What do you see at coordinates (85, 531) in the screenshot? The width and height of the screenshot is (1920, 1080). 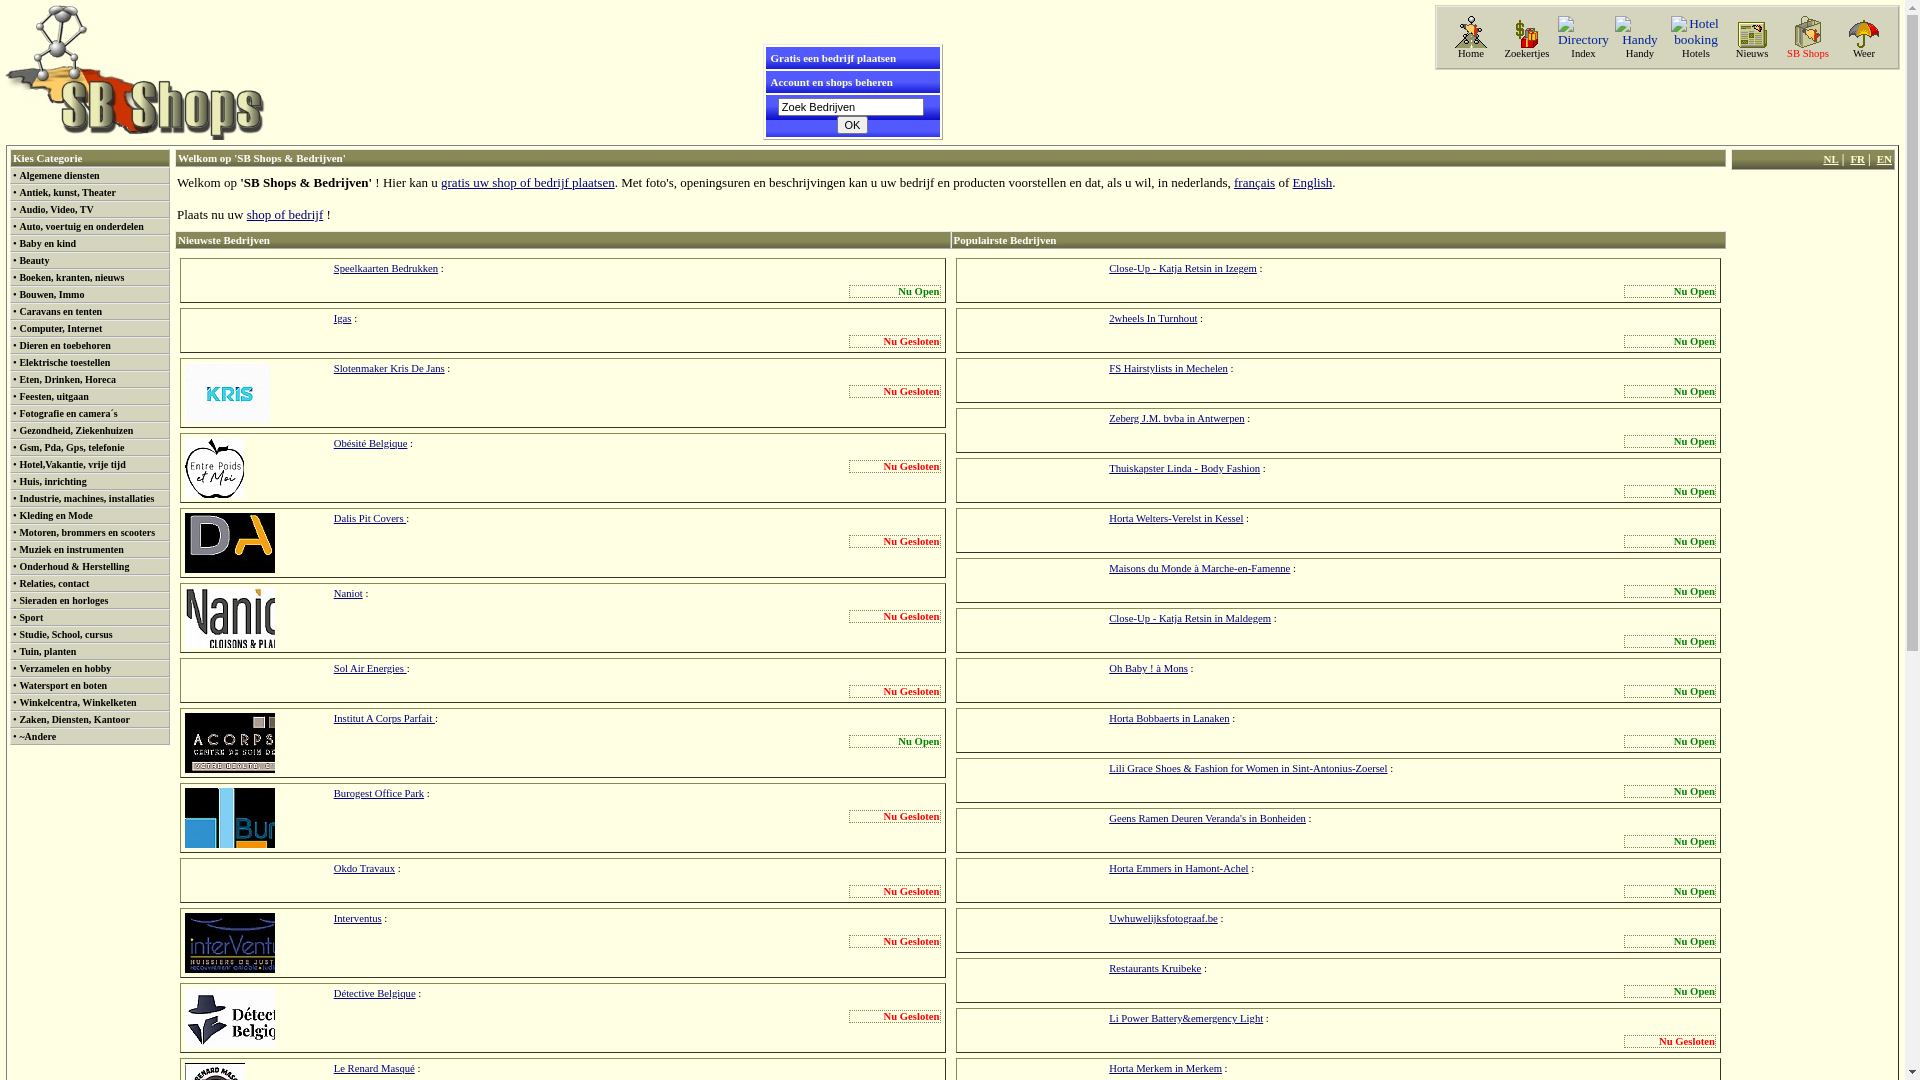 I see `'Motoren, brommers en scooters'` at bounding box center [85, 531].